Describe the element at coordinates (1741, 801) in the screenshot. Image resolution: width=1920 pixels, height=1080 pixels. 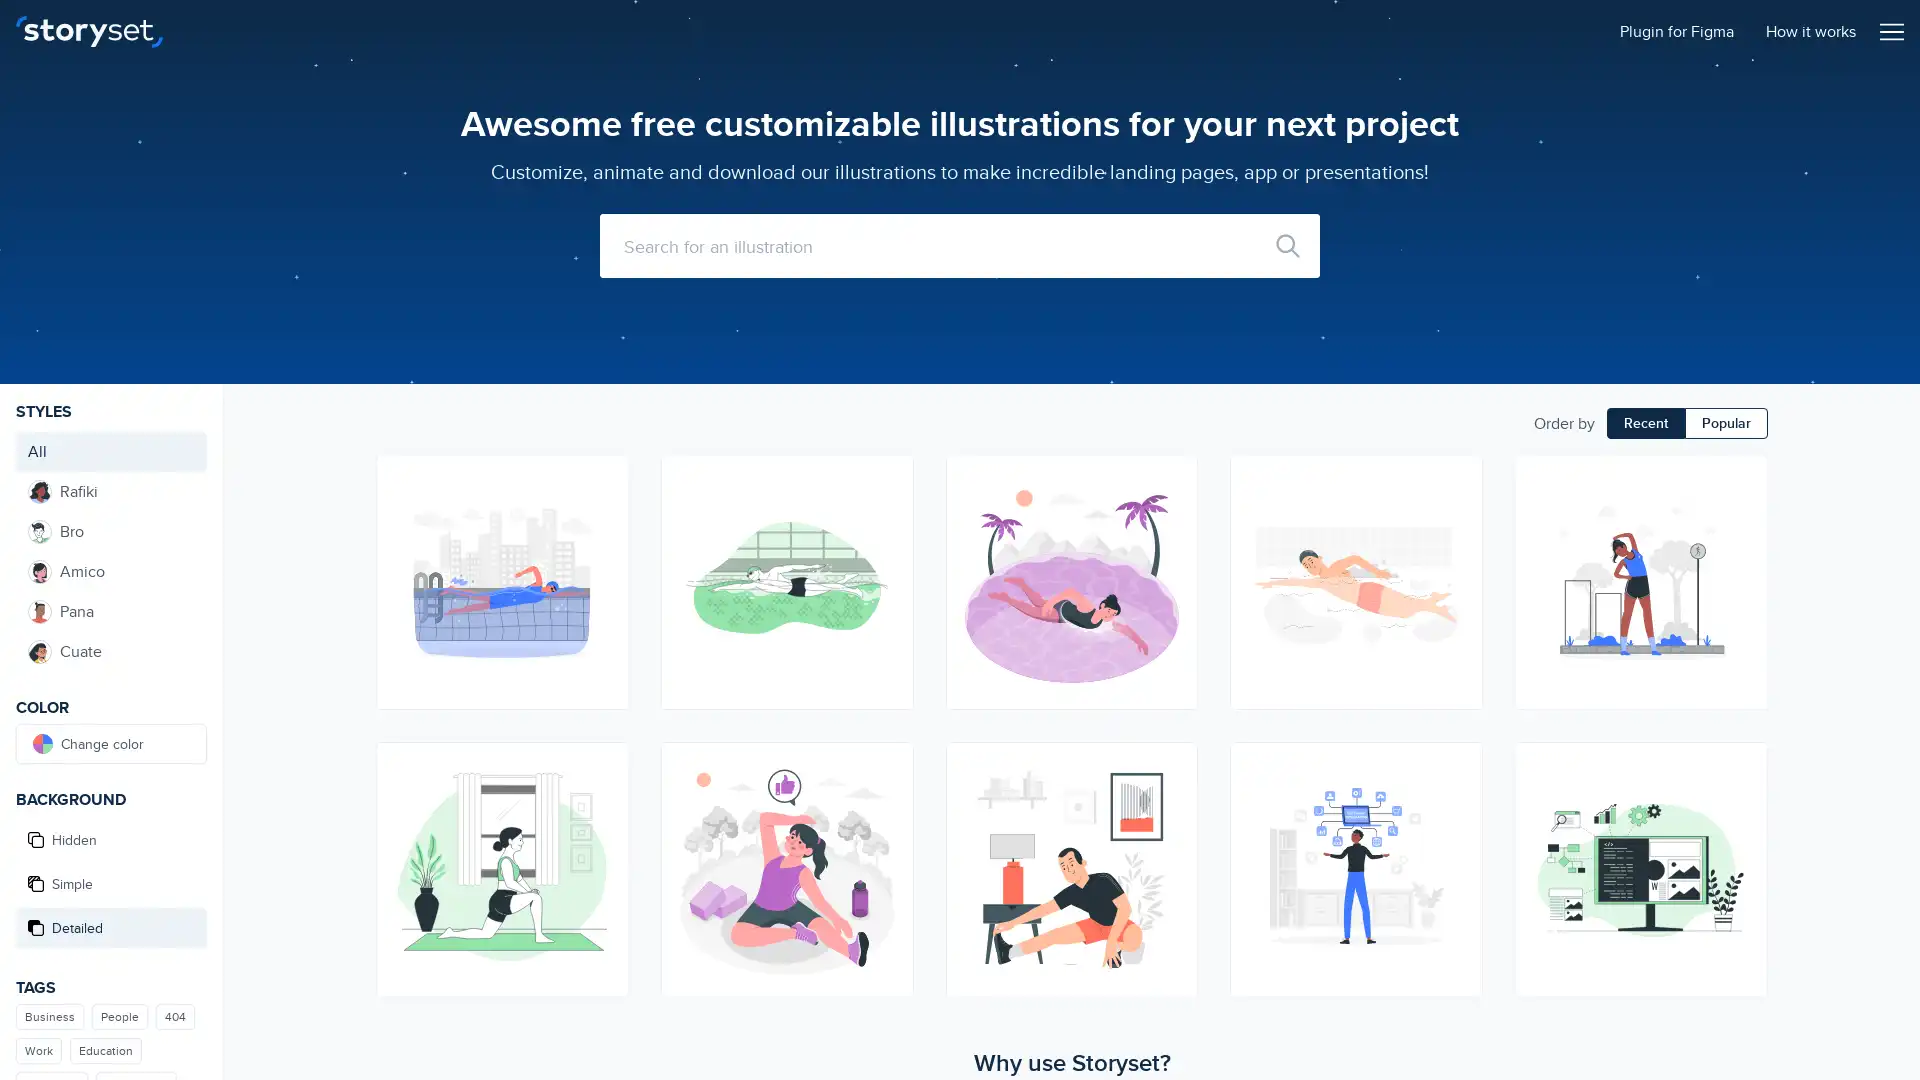
I see `download icon Download` at that location.